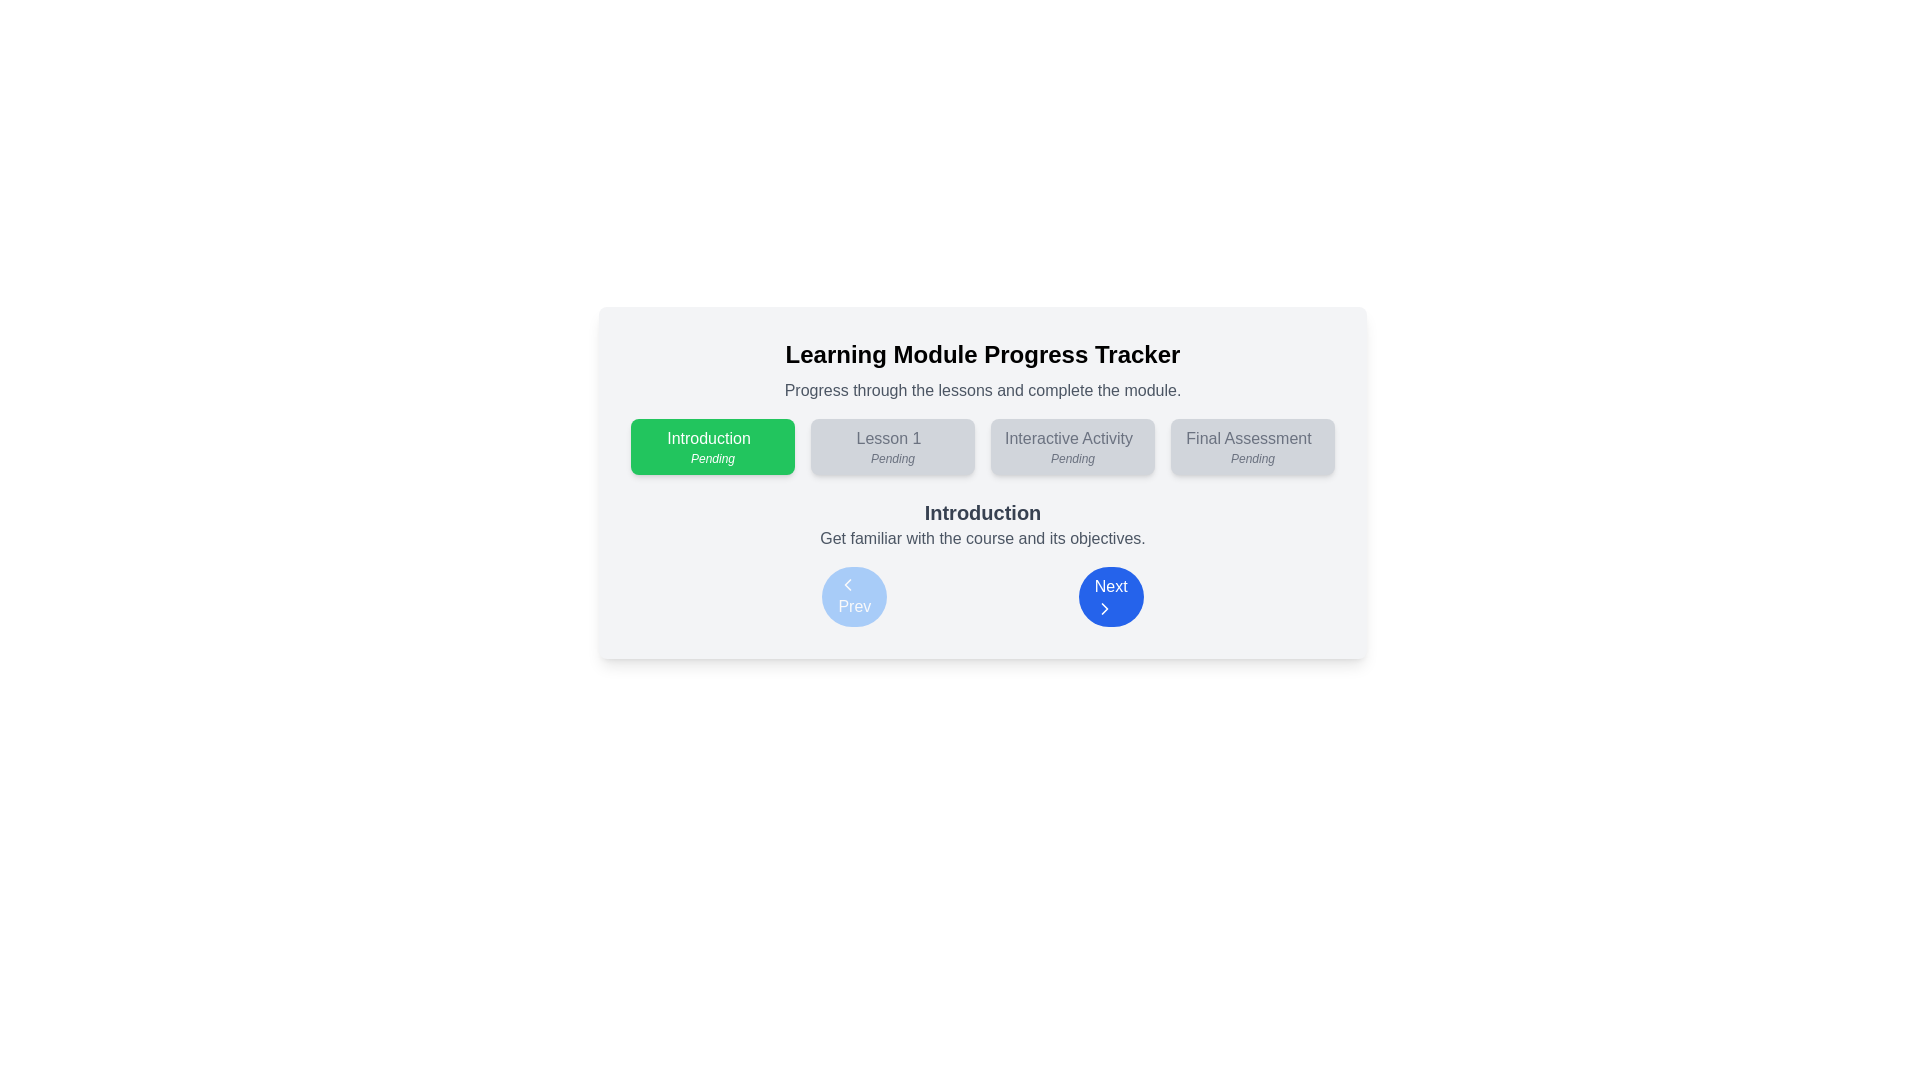 The height and width of the screenshot is (1080, 1920). What do you see at coordinates (712, 459) in the screenshot?
I see `the small textual label that reads 'Pending', which is italicized and positioned under the 'Introduction' text inside a green background box` at bounding box center [712, 459].